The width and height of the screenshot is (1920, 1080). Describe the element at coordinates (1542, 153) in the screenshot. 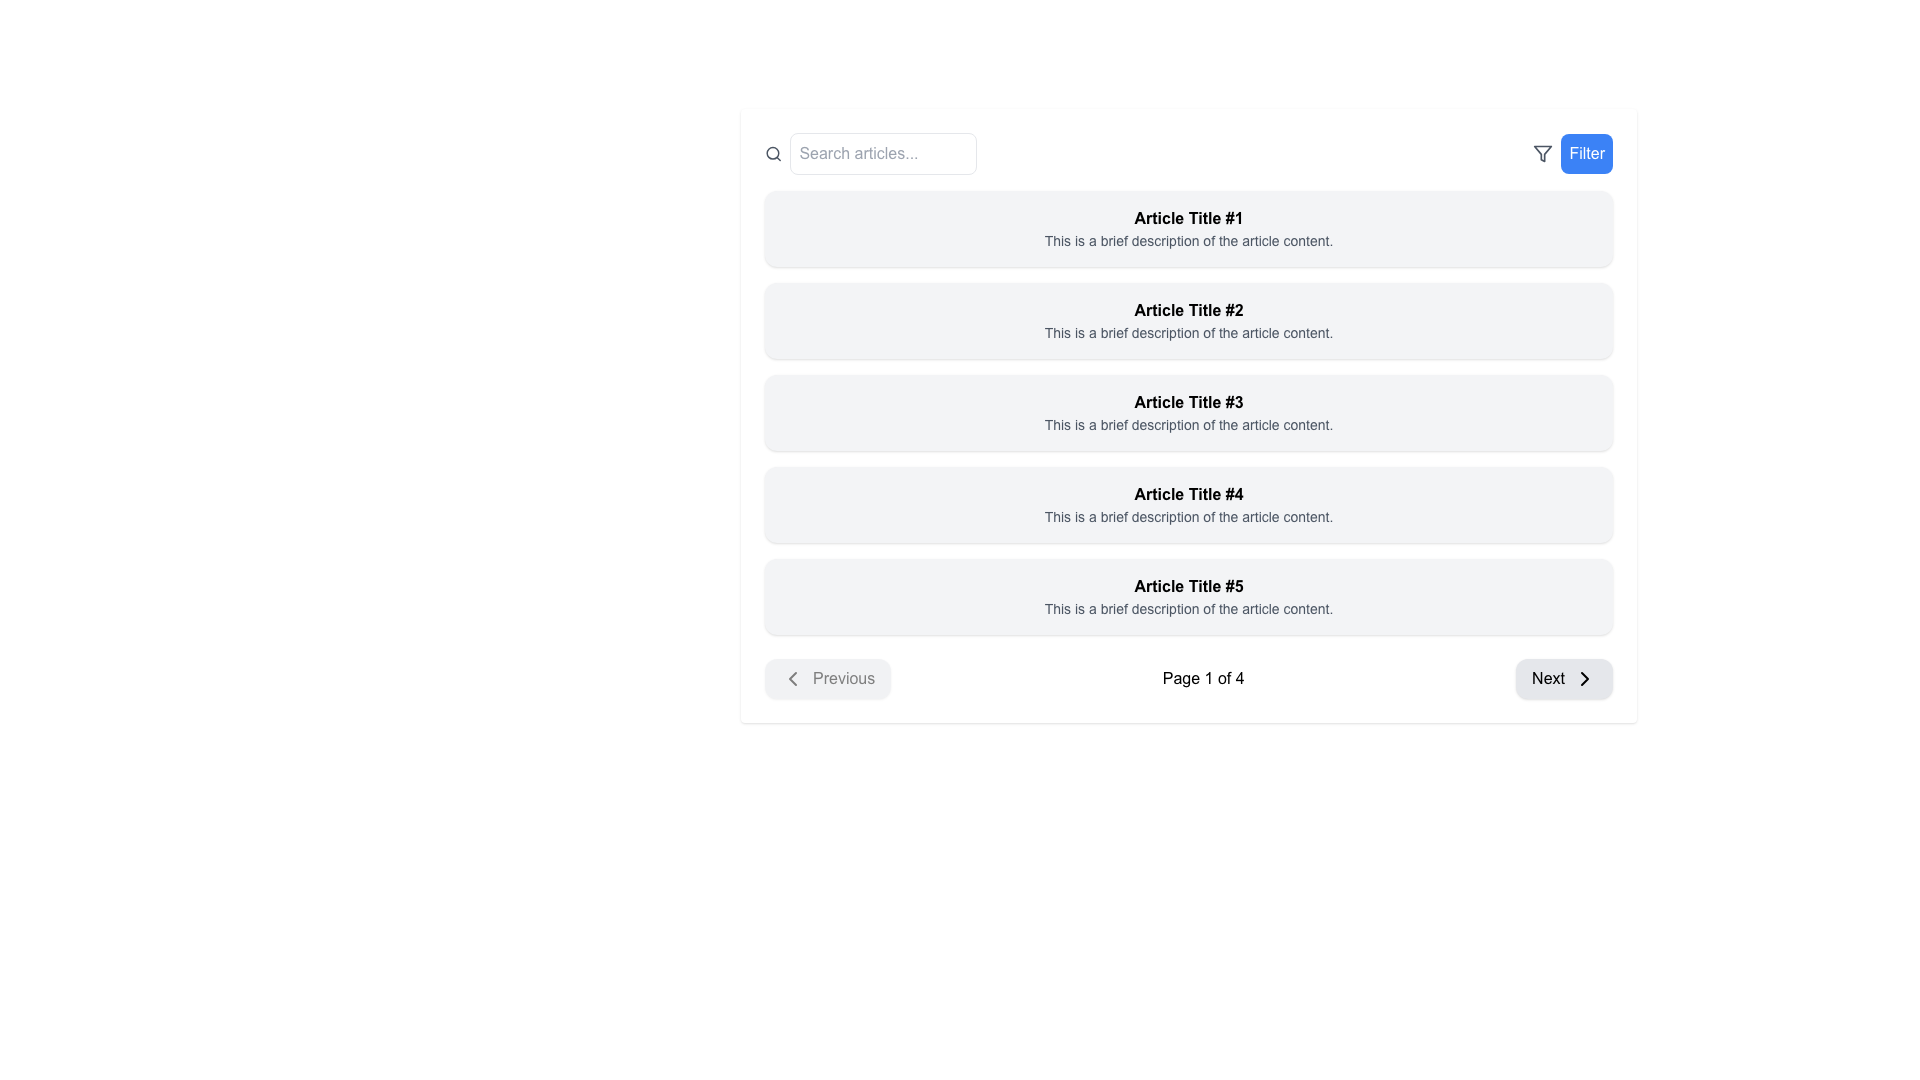

I see `the Decorative Icon, which is a small minimalist icon with a gray outline located in the top-right corner of the interface, preceding the 'Filter' button` at that location.